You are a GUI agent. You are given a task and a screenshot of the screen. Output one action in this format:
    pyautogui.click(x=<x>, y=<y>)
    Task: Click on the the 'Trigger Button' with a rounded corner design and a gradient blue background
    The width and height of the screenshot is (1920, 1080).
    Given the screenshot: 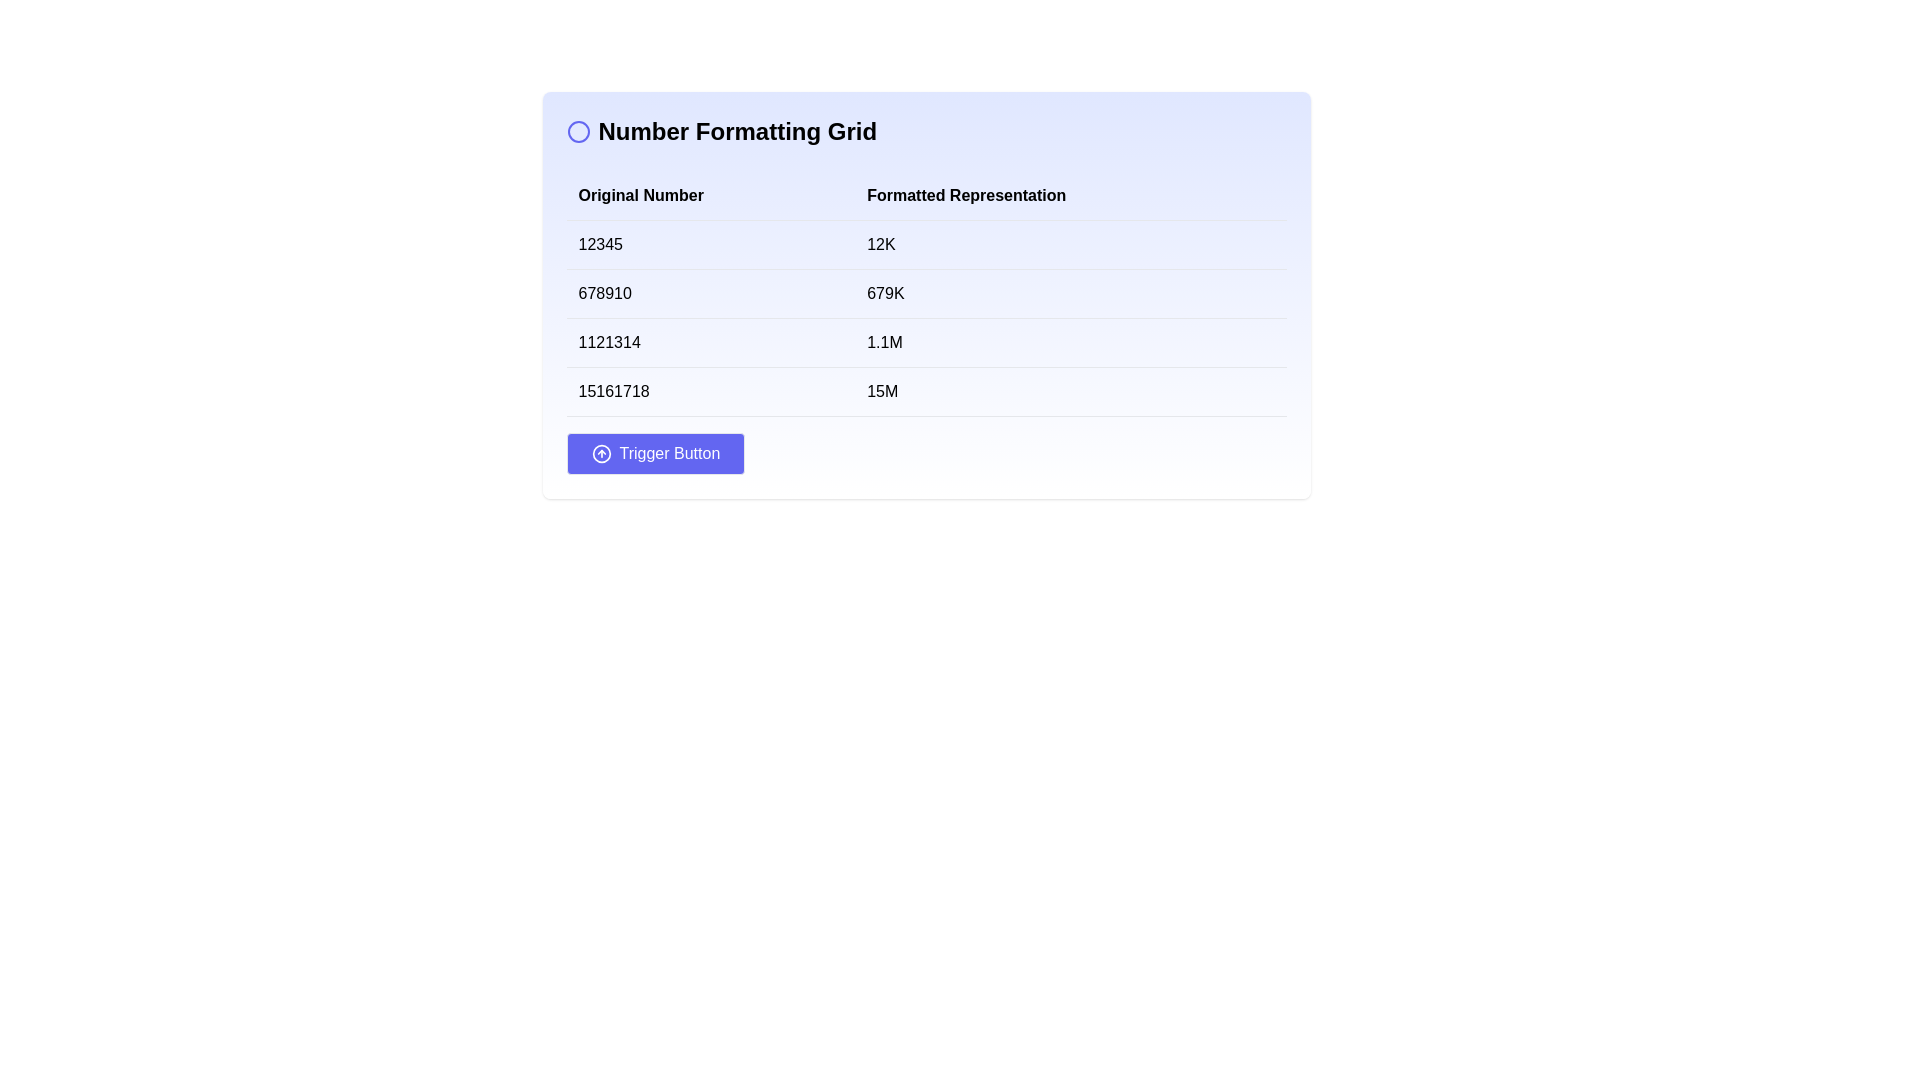 What is the action you would take?
    pyautogui.click(x=655, y=454)
    